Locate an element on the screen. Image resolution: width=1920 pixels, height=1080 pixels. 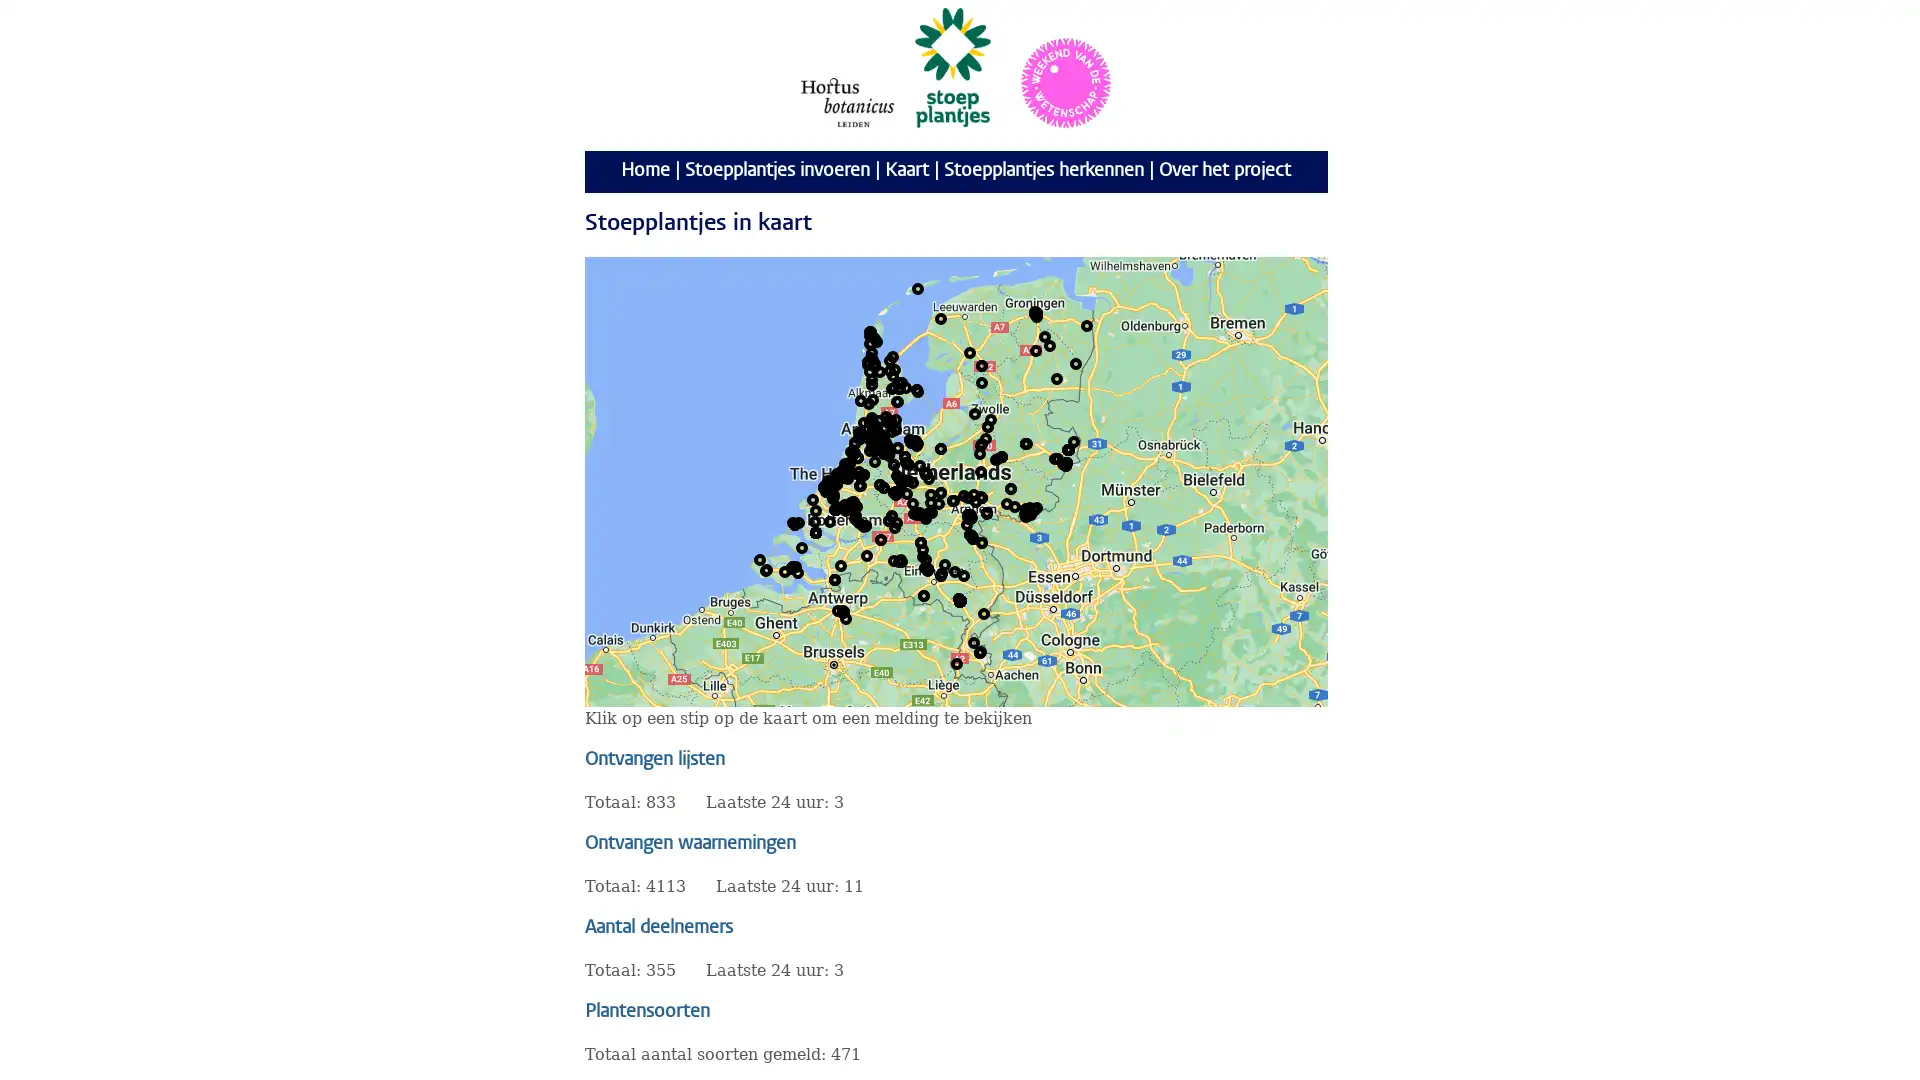
Telling van Janneke Wagter op 29 oktober 2021 is located at coordinates (845, 471).